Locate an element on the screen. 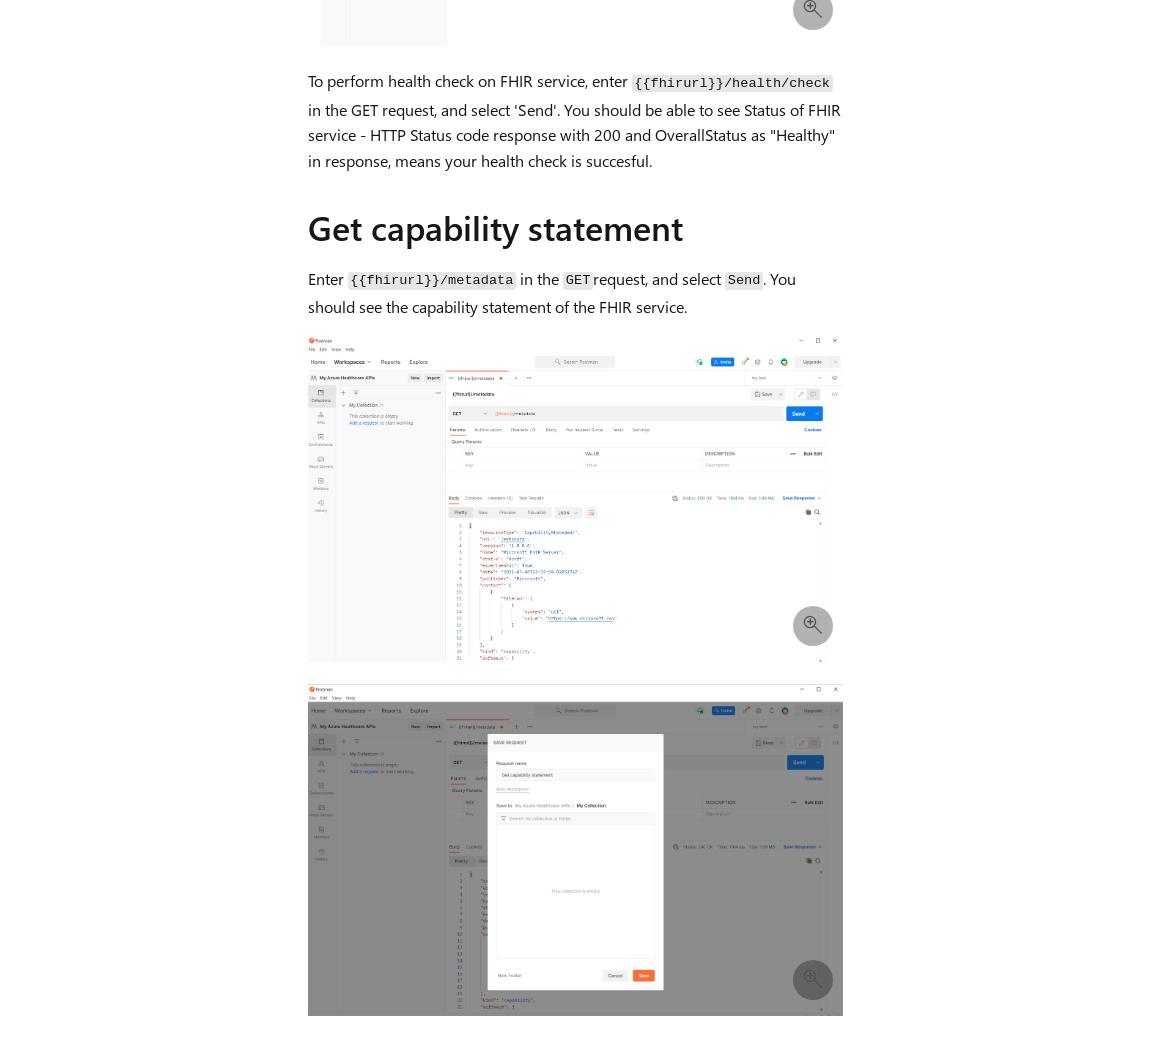  '{{fhirurl}}/health/check' is located at coordinates (730, 82).